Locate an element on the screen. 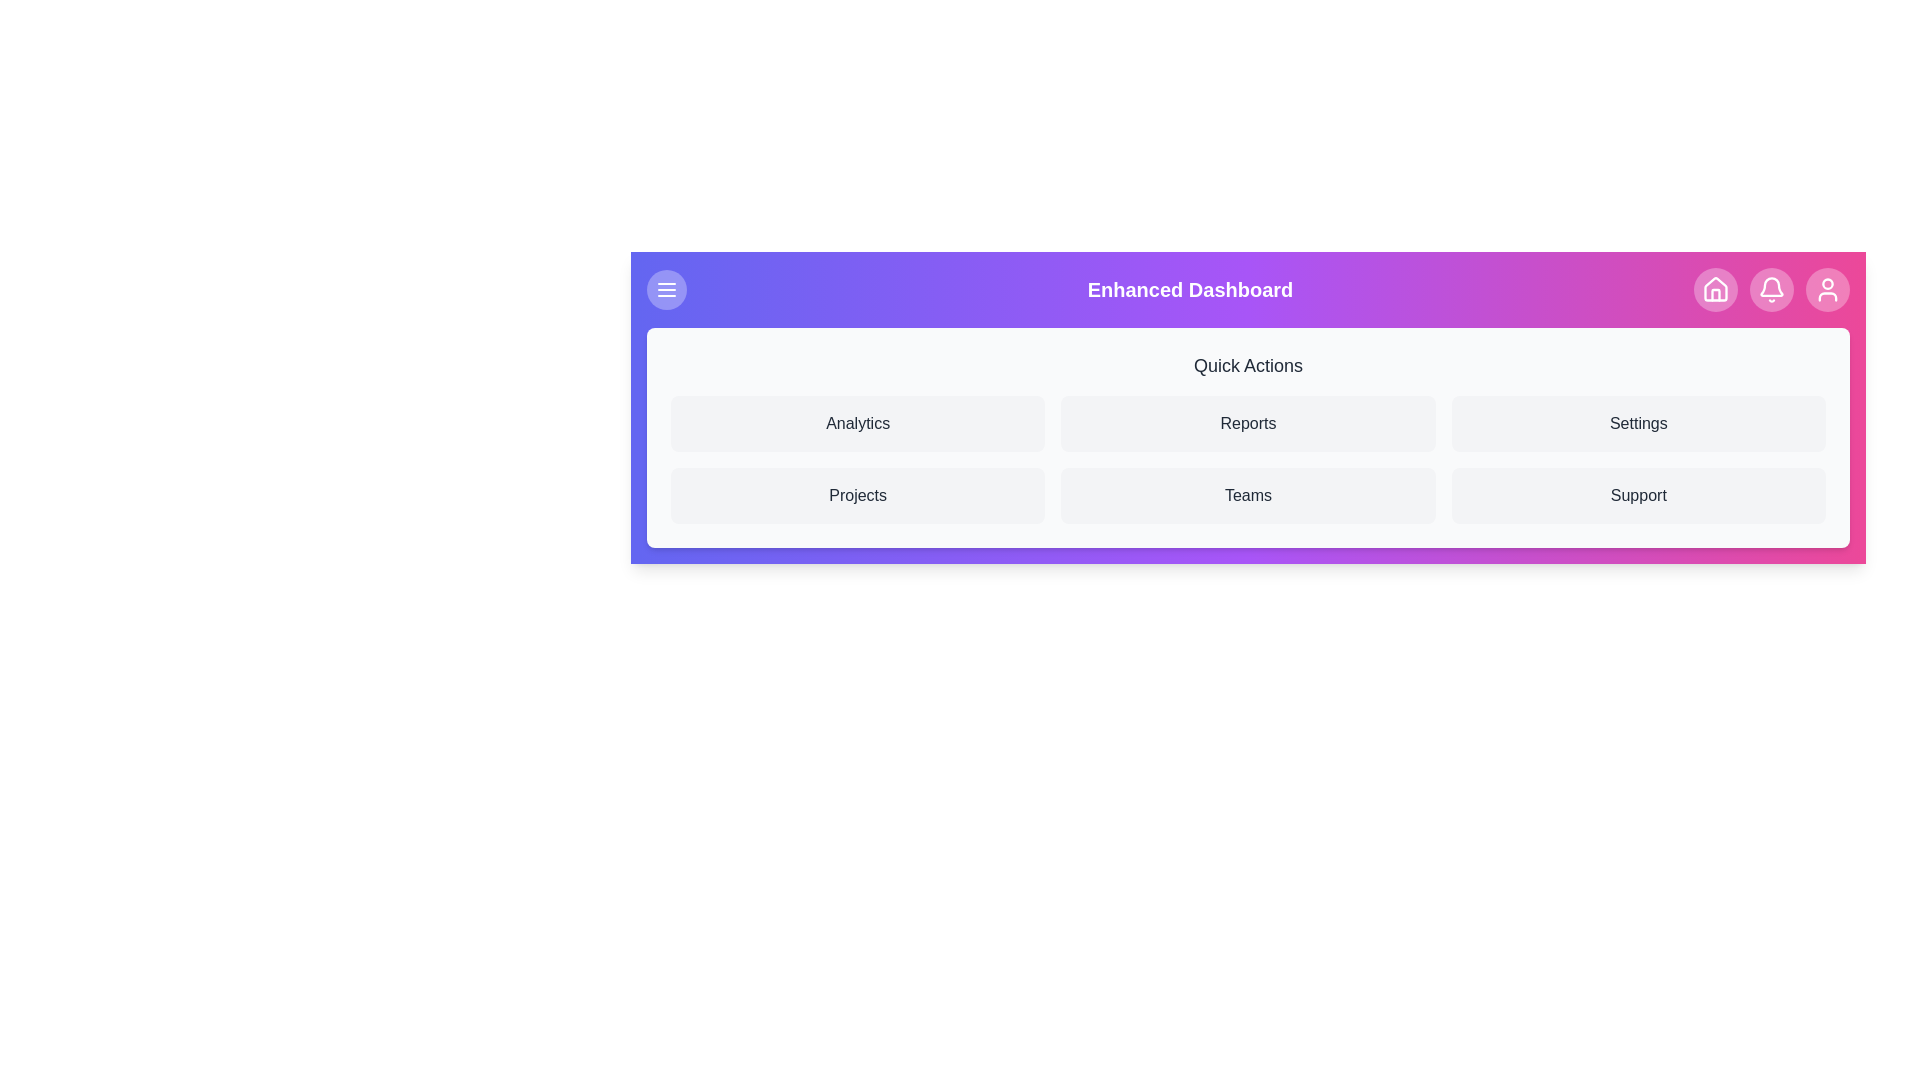  the 'Projects' button in the Quick Actions menu is located at coordinates (858, 495).